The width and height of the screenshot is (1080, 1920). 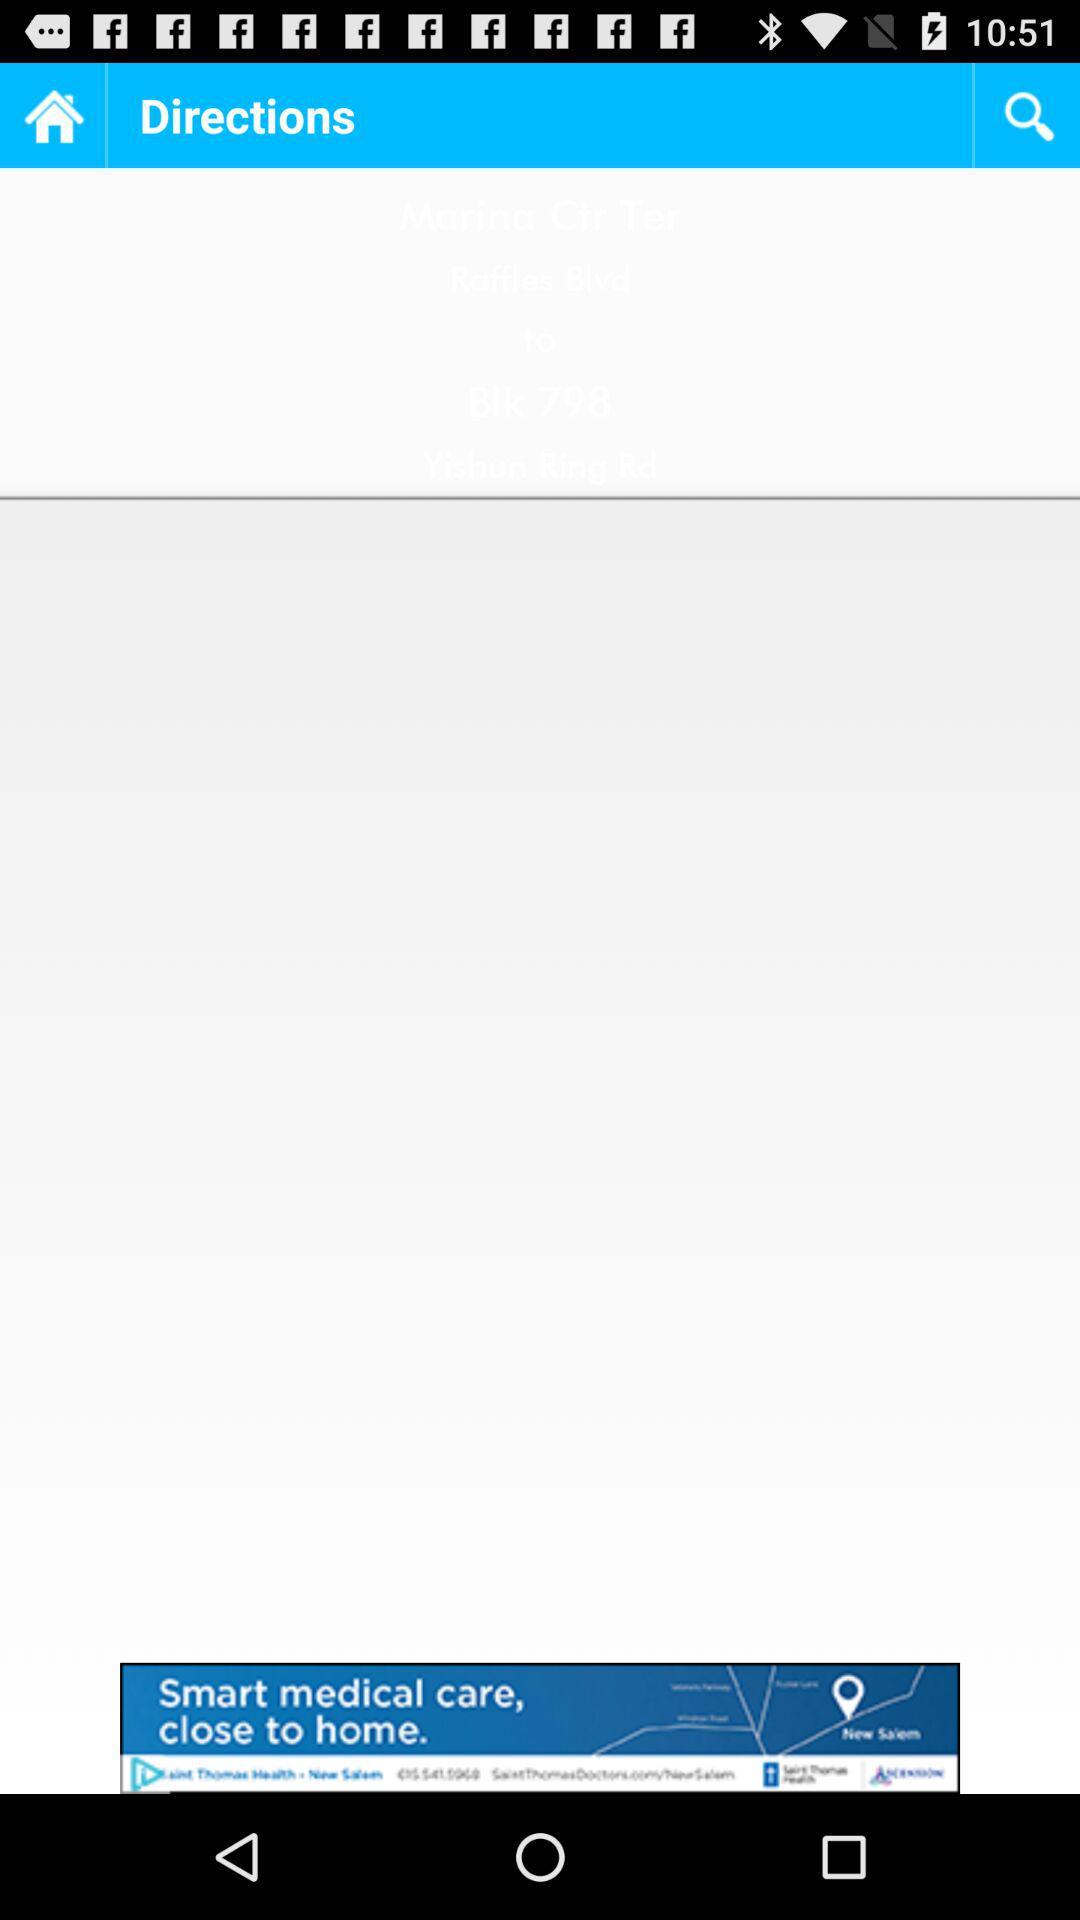 What do you see at coordinates (1027, 122) in the screenshot?
I see `the search icon` at bounding box center [1027, 122].